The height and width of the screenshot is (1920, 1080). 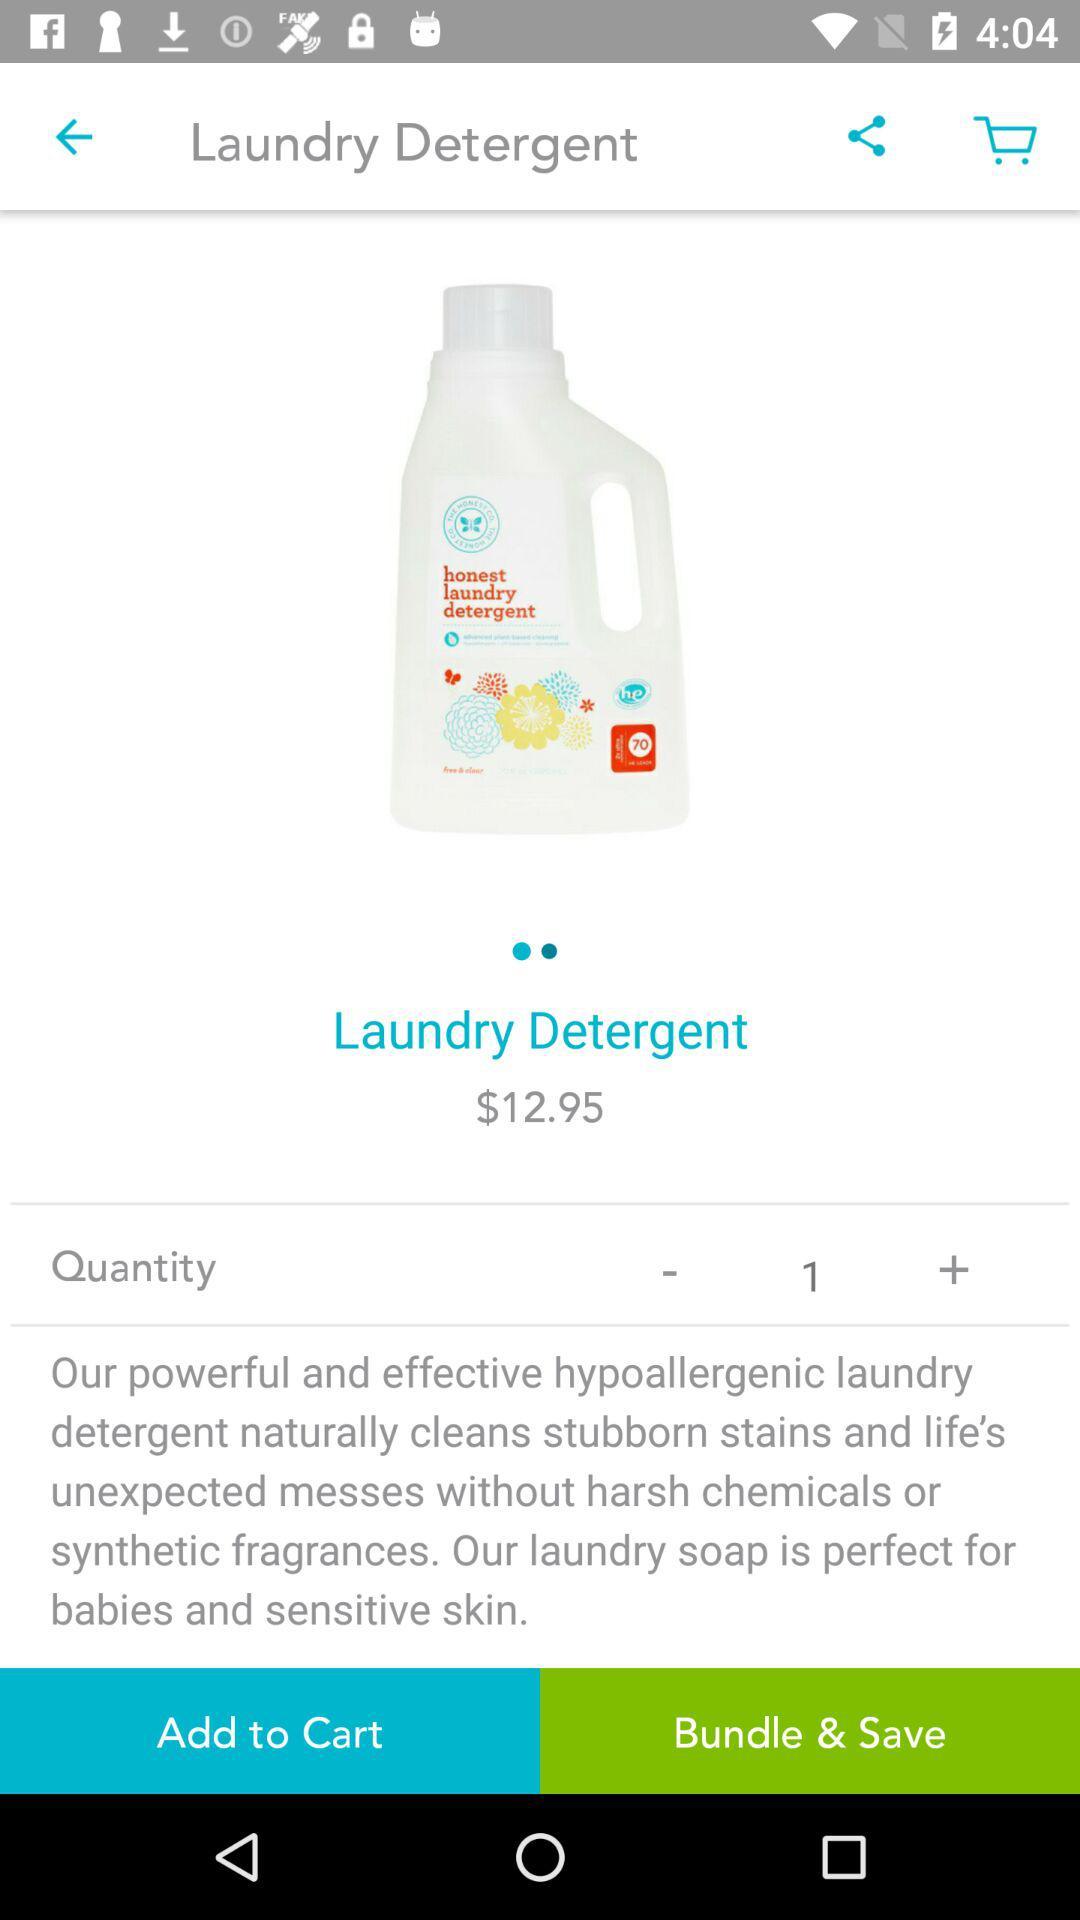 What do you see at coordinates (669, 1263) in the screenshot?
I see `the -` at bounding box center [669, 1263].